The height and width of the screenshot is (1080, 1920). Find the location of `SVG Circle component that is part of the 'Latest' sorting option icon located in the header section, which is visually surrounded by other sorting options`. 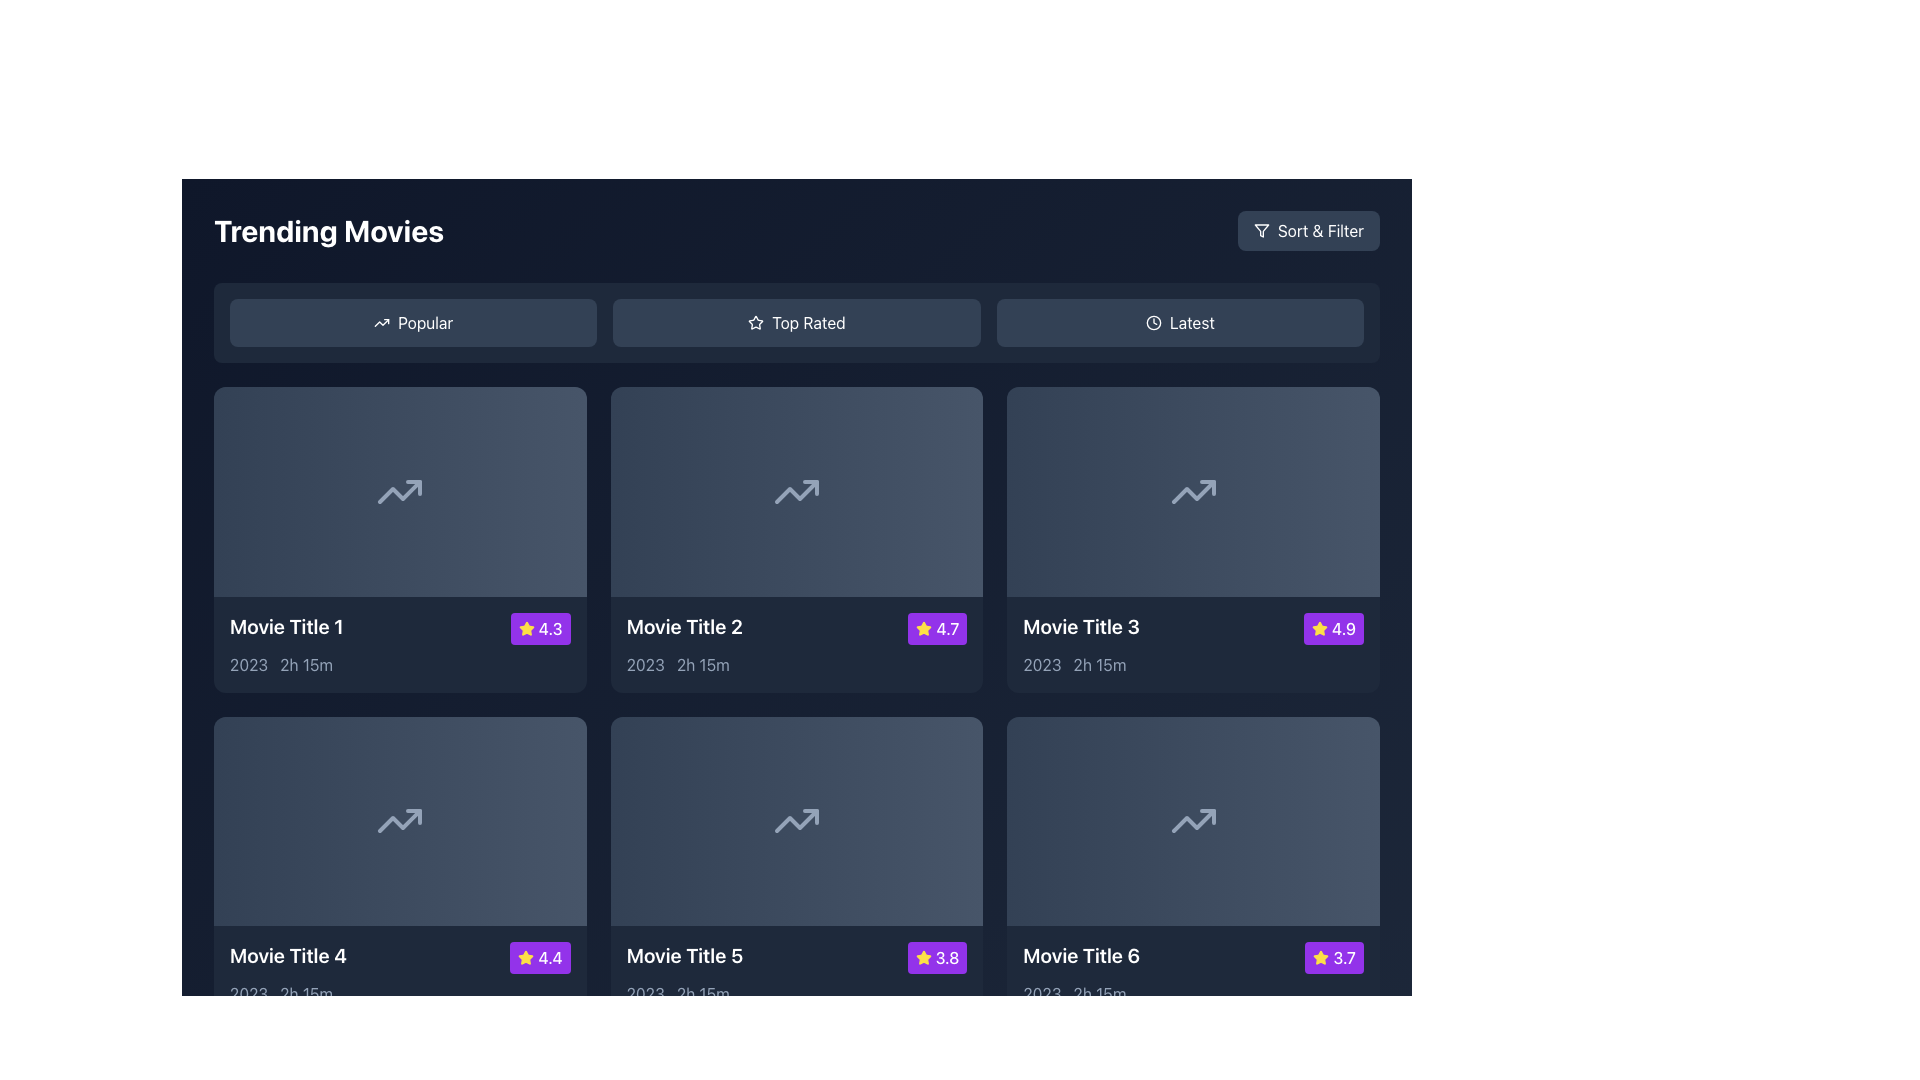

SVG Circle component that is part of the 'Latest' sorting option icon located in the header section, which is visually surrounded by other sorting options is located at coordinates (1153, 322).